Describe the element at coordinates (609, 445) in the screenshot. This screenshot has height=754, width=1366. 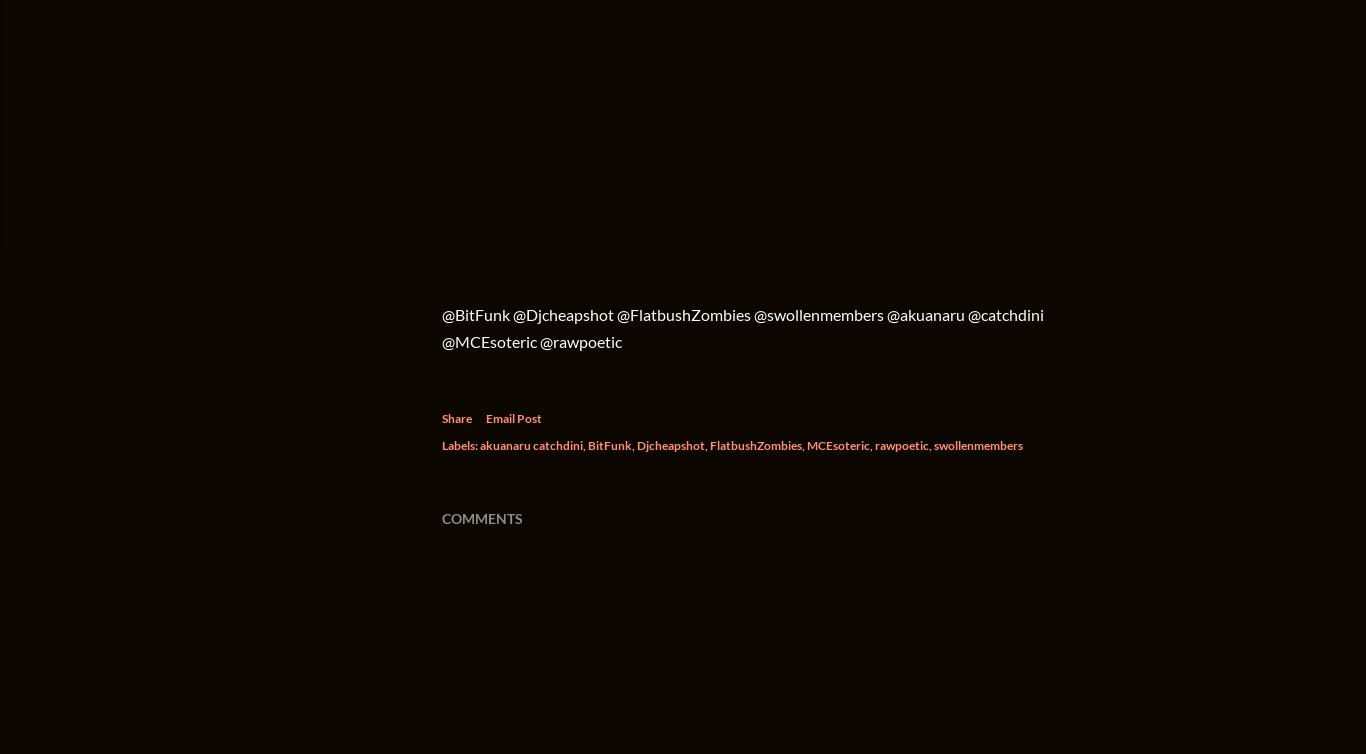
I see `'BitFunk'` at that location.